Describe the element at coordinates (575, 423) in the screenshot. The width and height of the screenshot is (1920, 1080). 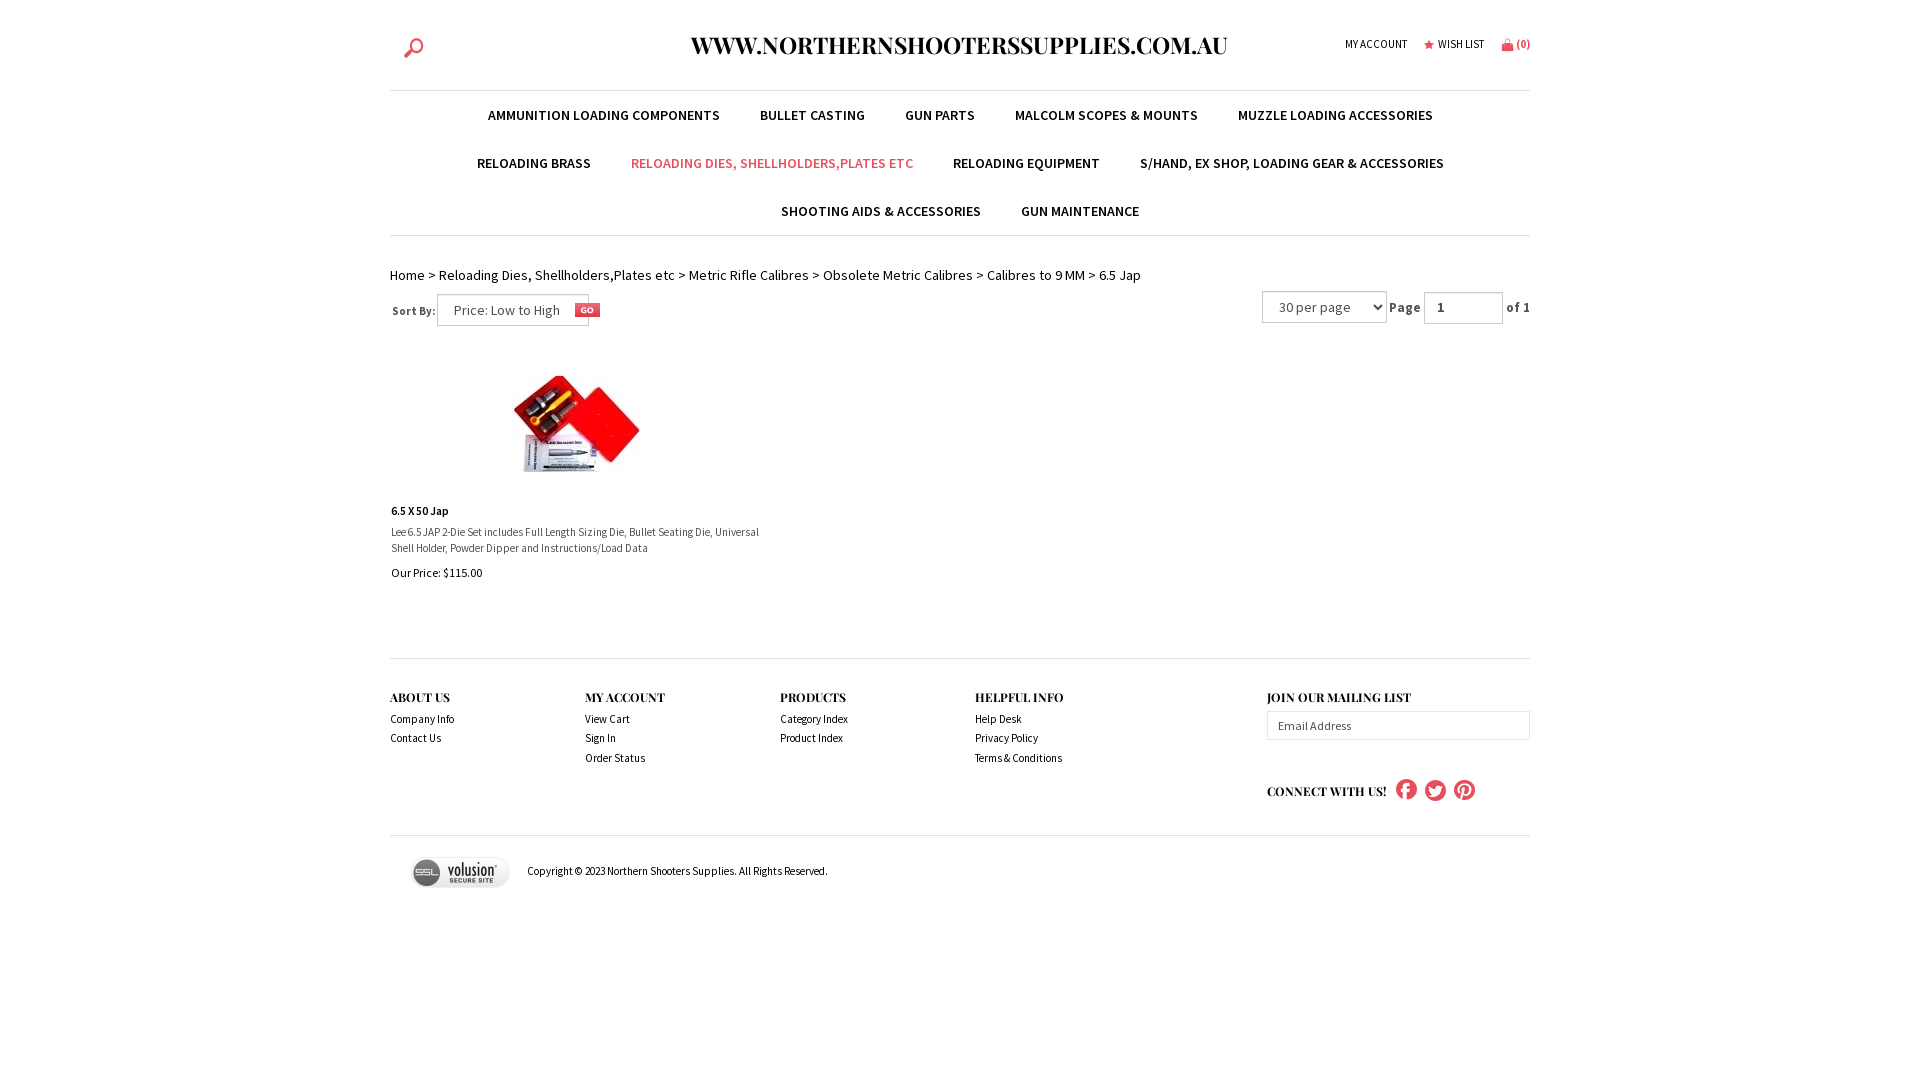
I see `'6.5  X 50 Jap'` at that location.